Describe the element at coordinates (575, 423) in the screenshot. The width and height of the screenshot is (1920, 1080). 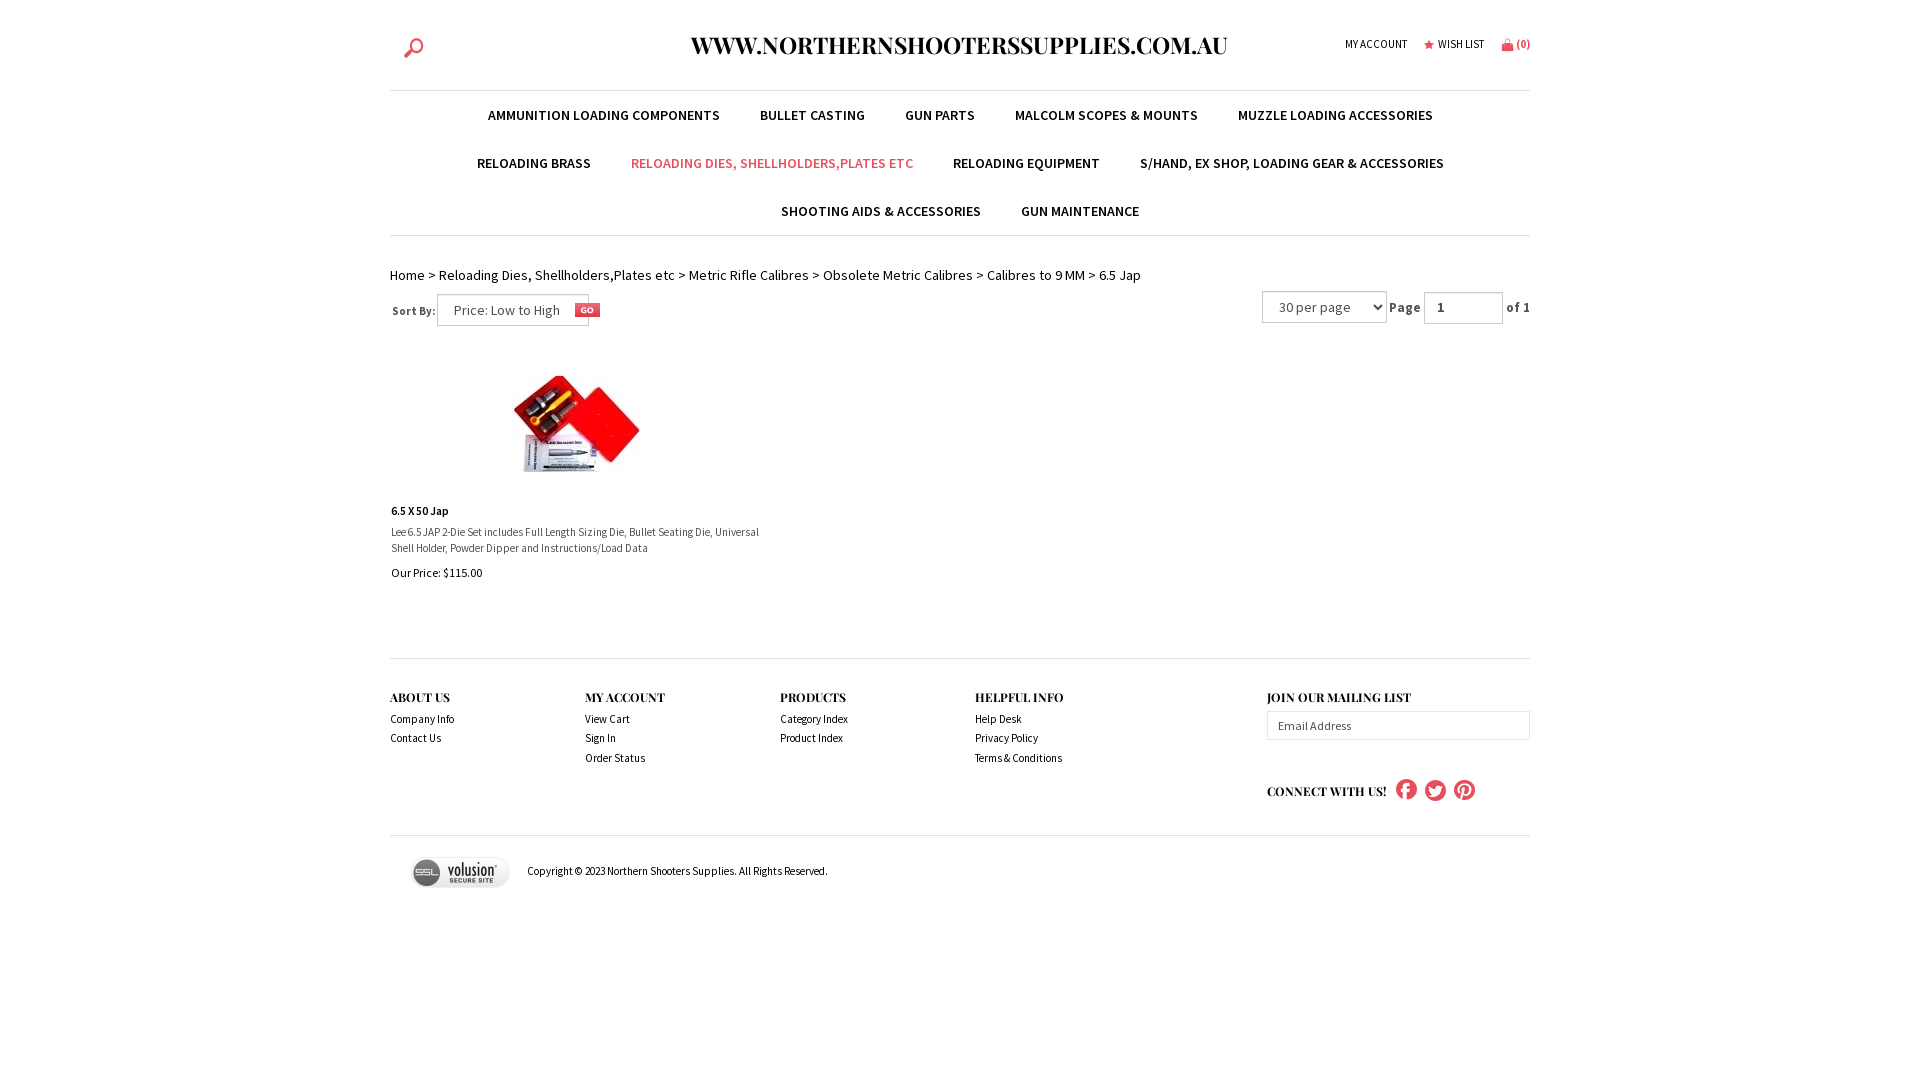
I see `'6.5  X 50 Jap'` at that location.